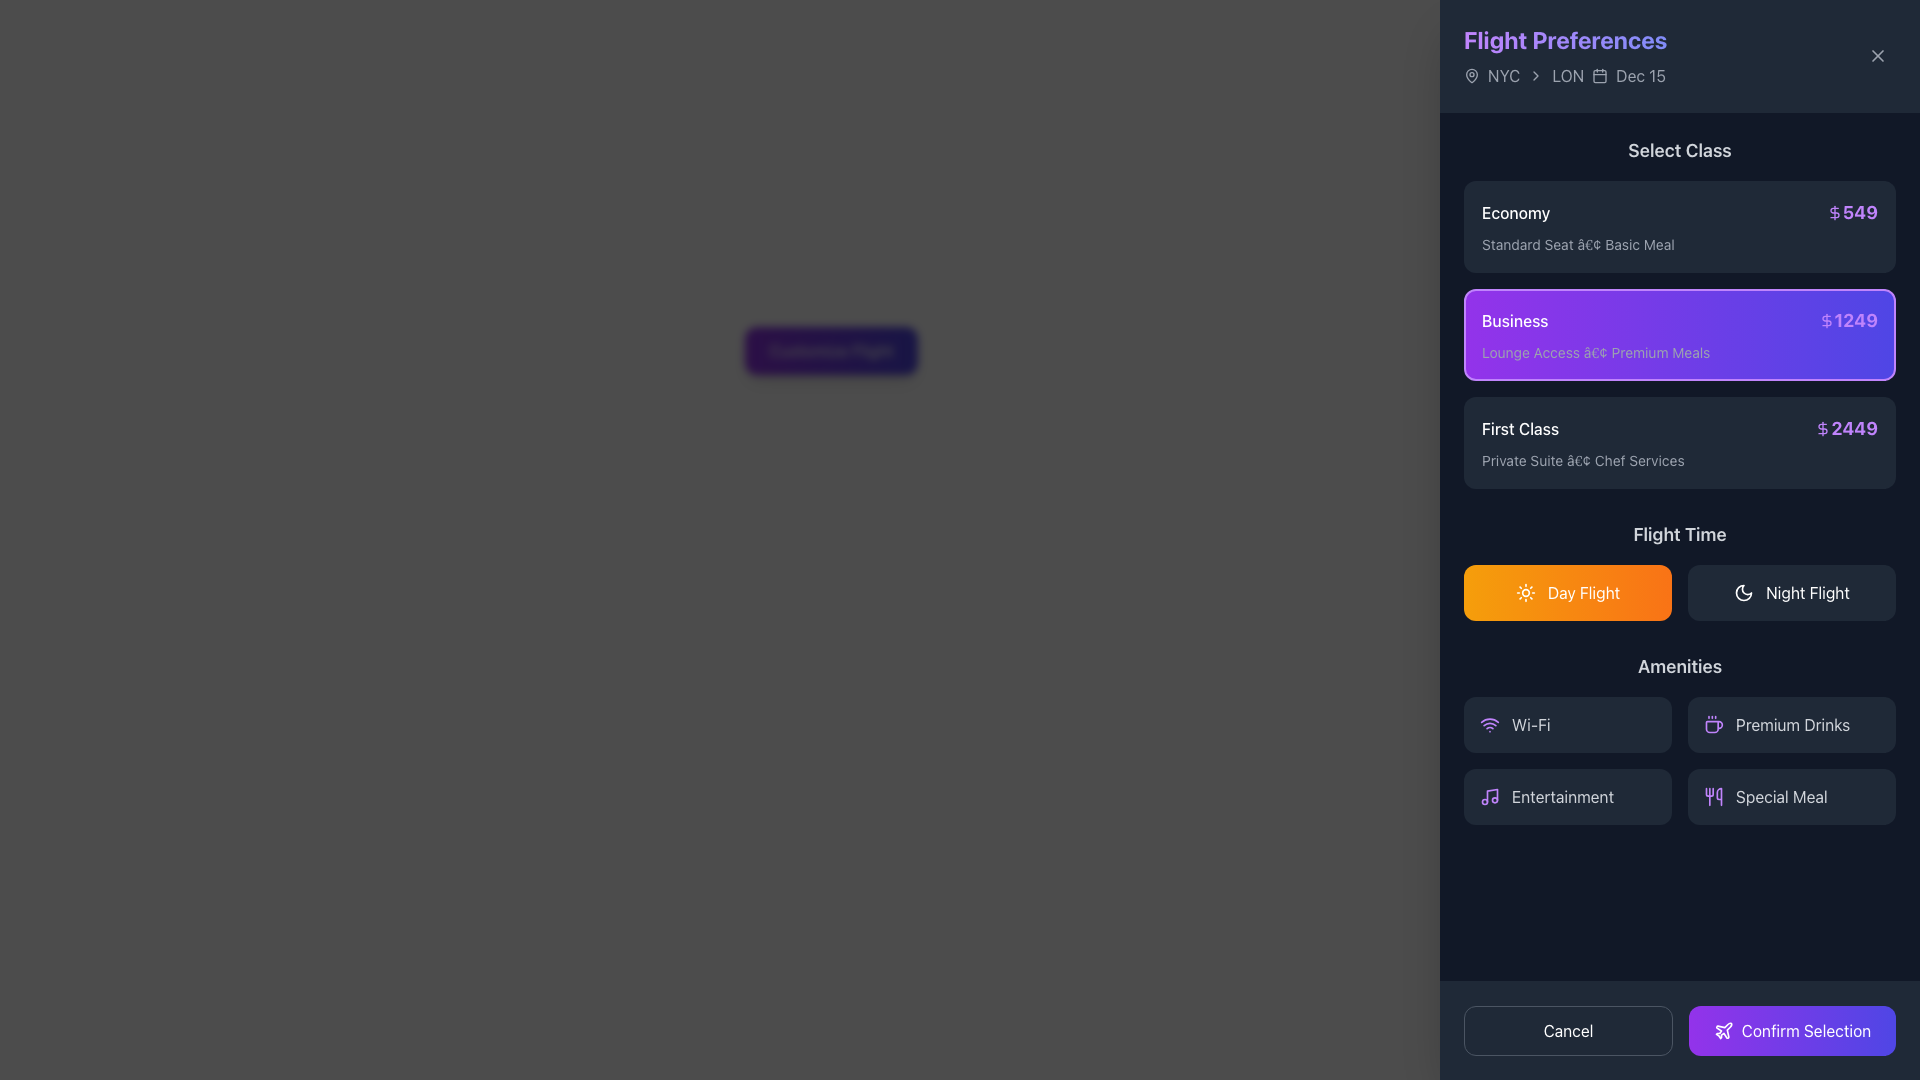  I want to click on the 'Confirm Selection' button which contains the flight confirmation icon, so click(1722, 1030).